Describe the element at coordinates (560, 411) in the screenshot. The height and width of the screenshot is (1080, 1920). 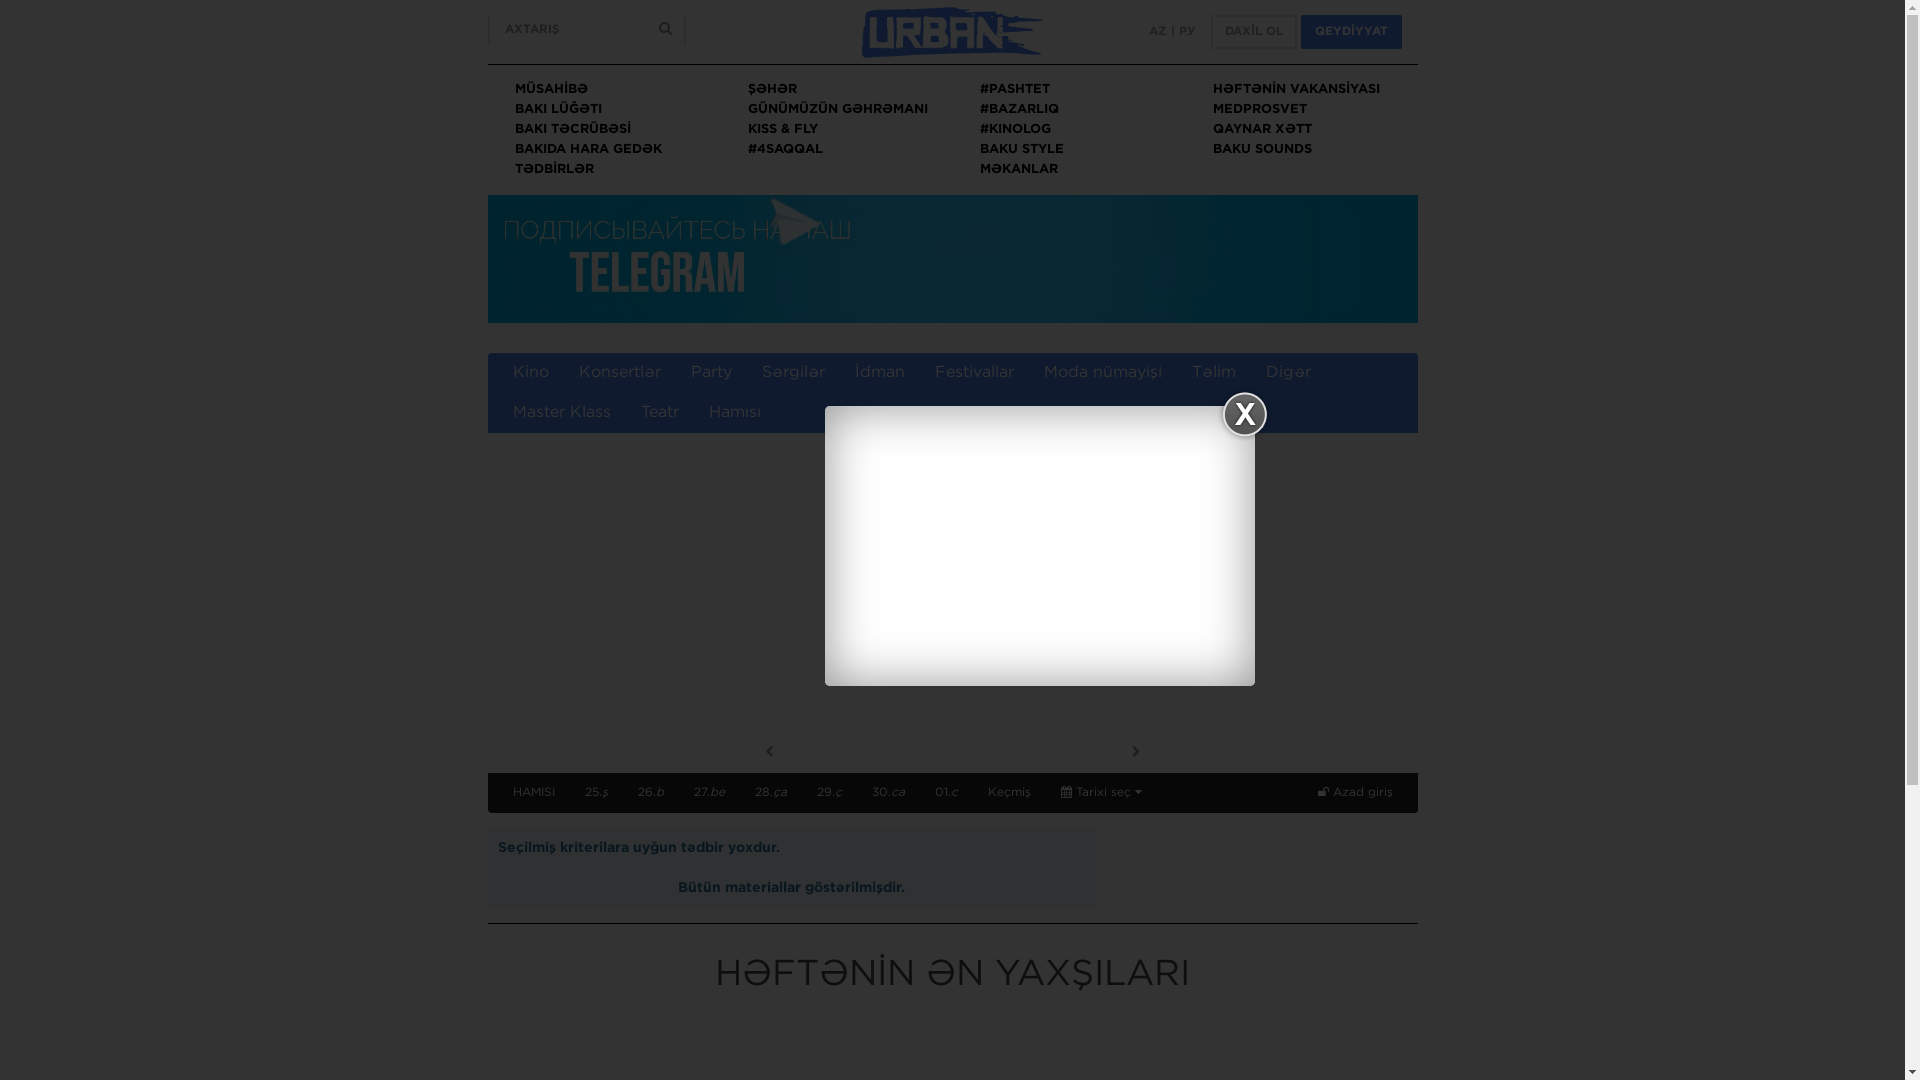
I see `'Master Klass'` at that location.